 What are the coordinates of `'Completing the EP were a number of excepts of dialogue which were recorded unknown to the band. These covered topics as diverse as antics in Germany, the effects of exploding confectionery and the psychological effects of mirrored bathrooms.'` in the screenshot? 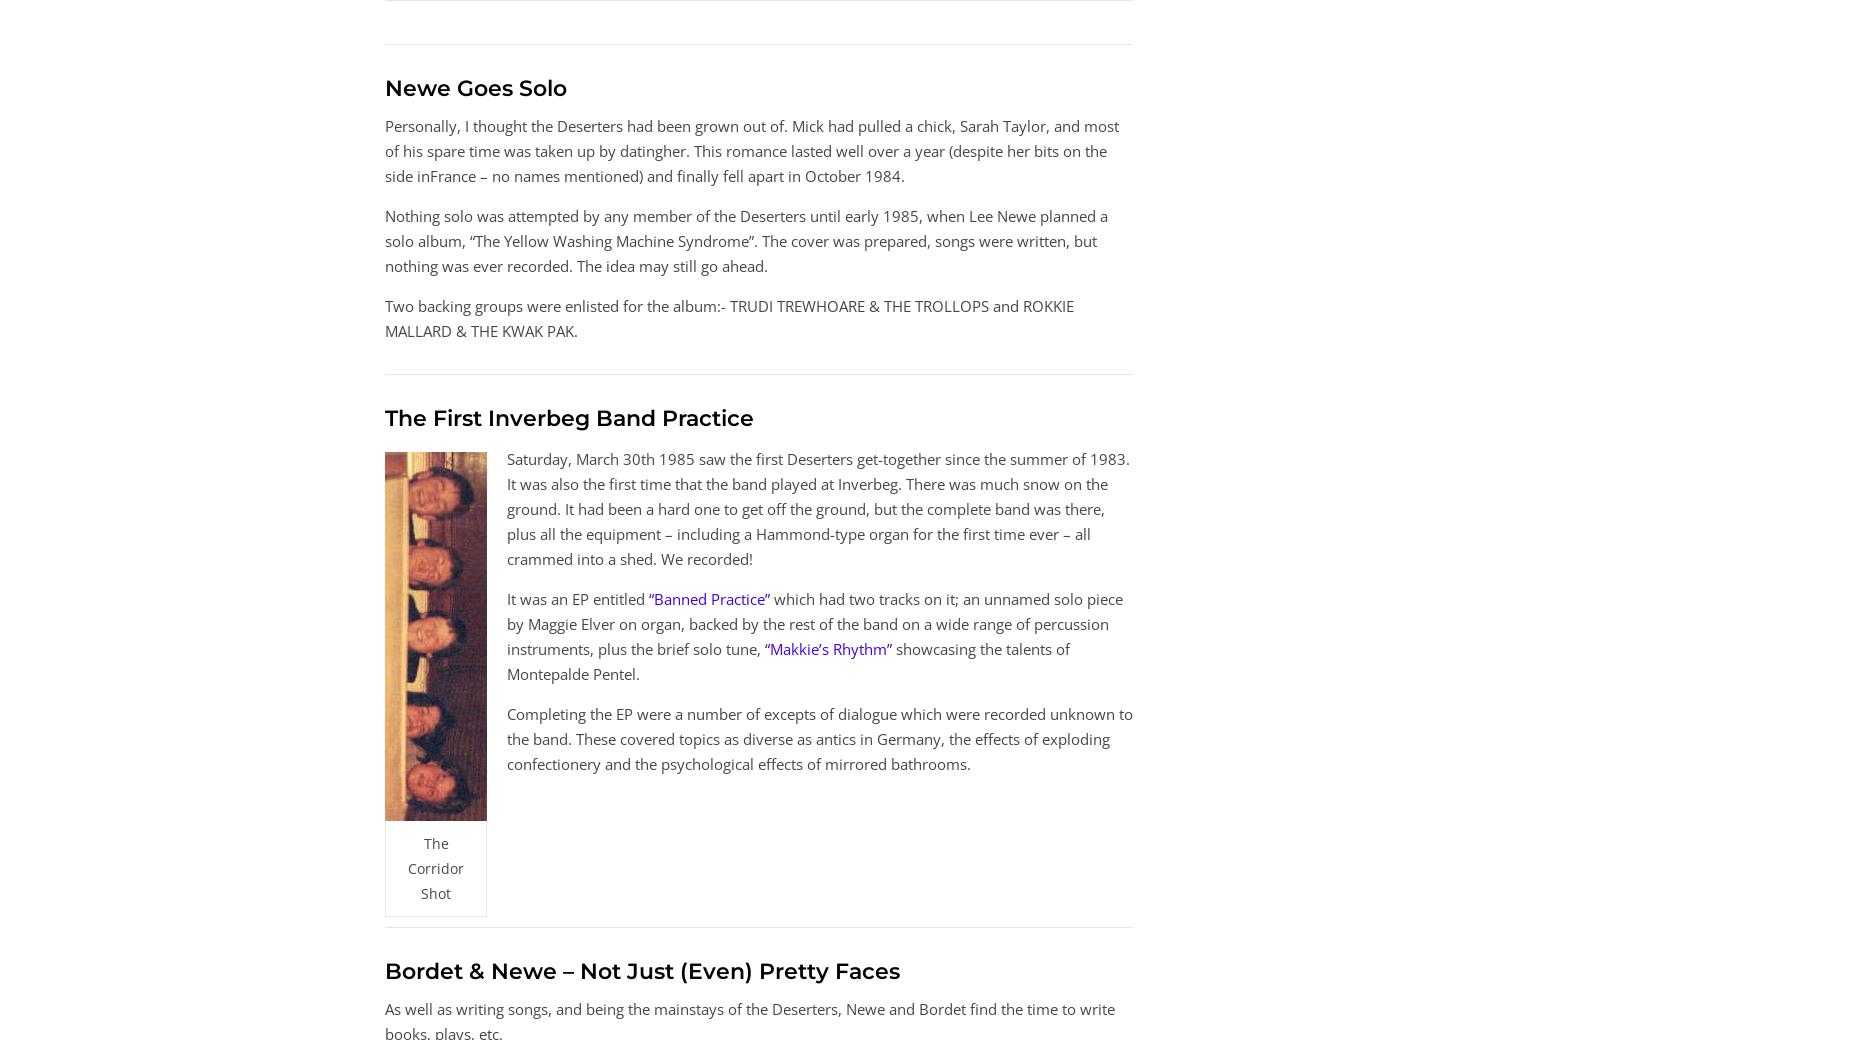 It's located at (819, 737).